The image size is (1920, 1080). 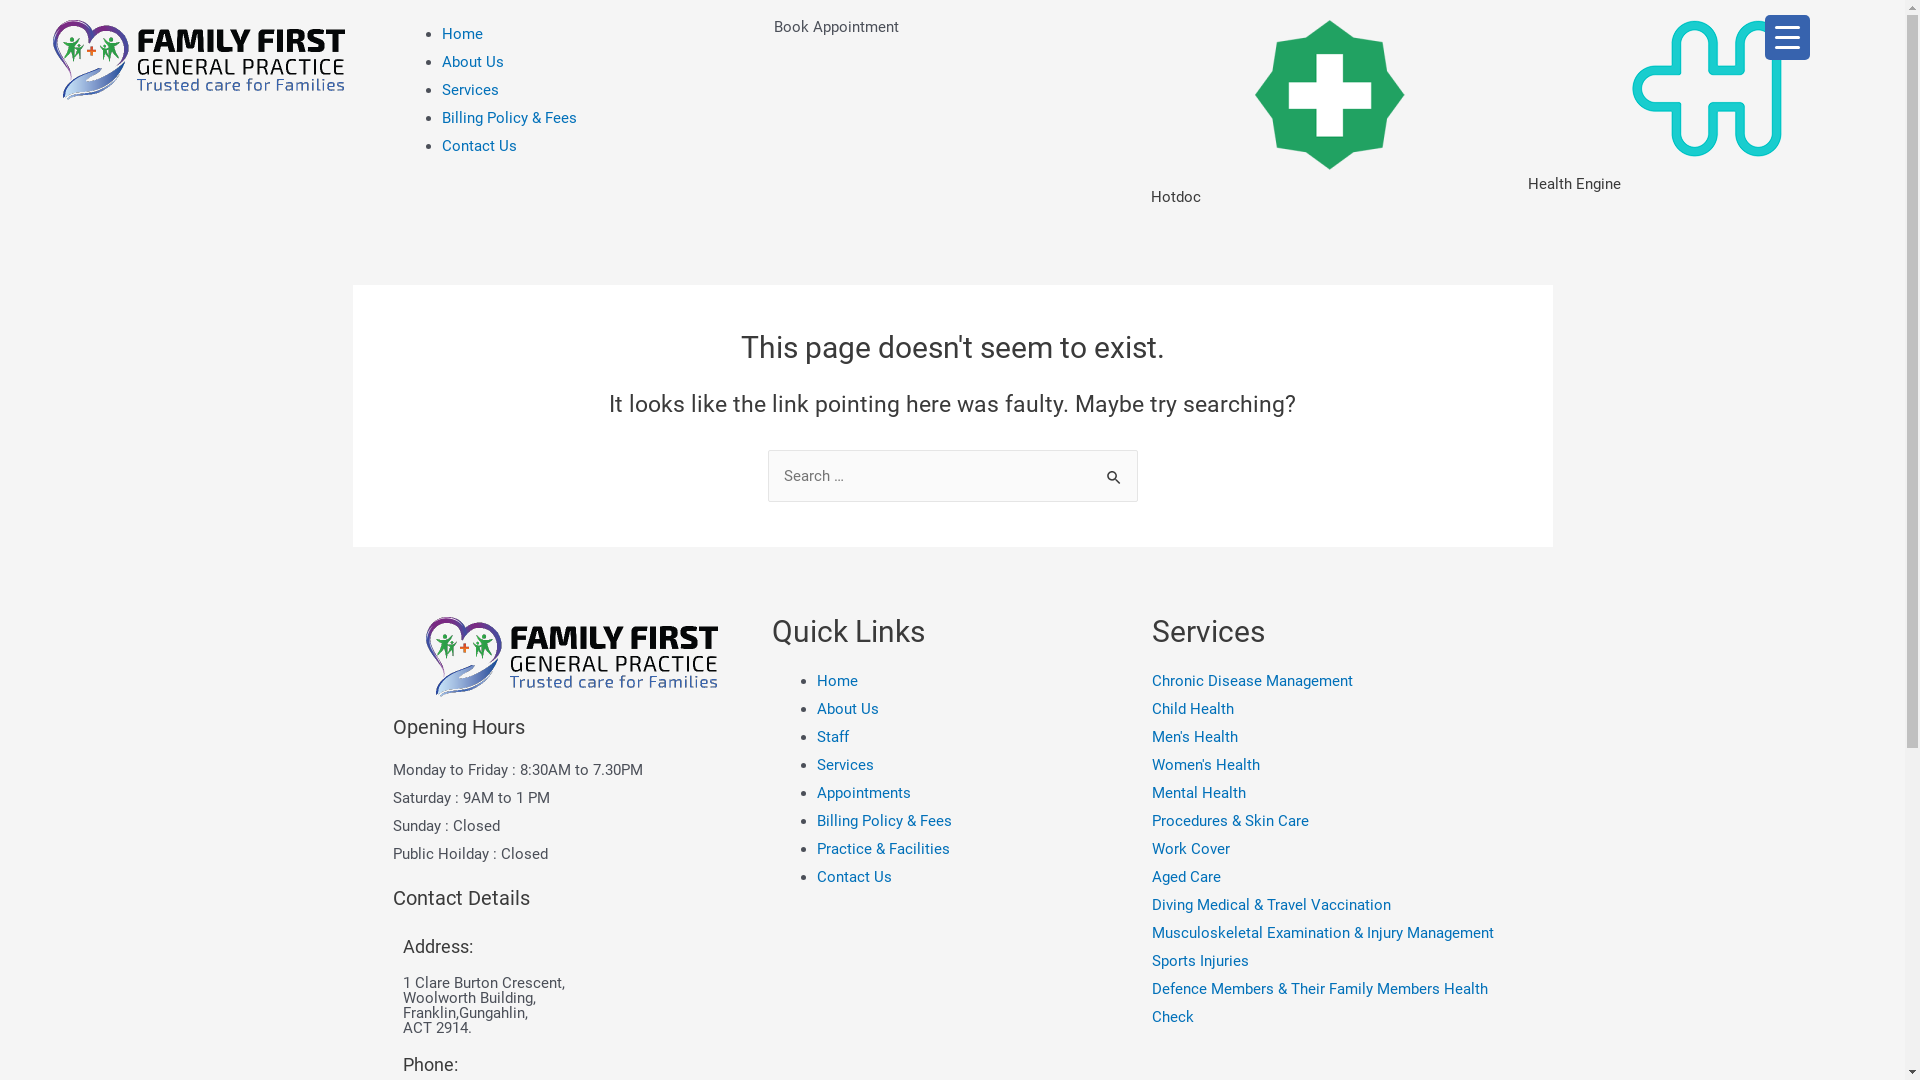 I want to click on 'Men's Health', so click(x=1152, y=736).